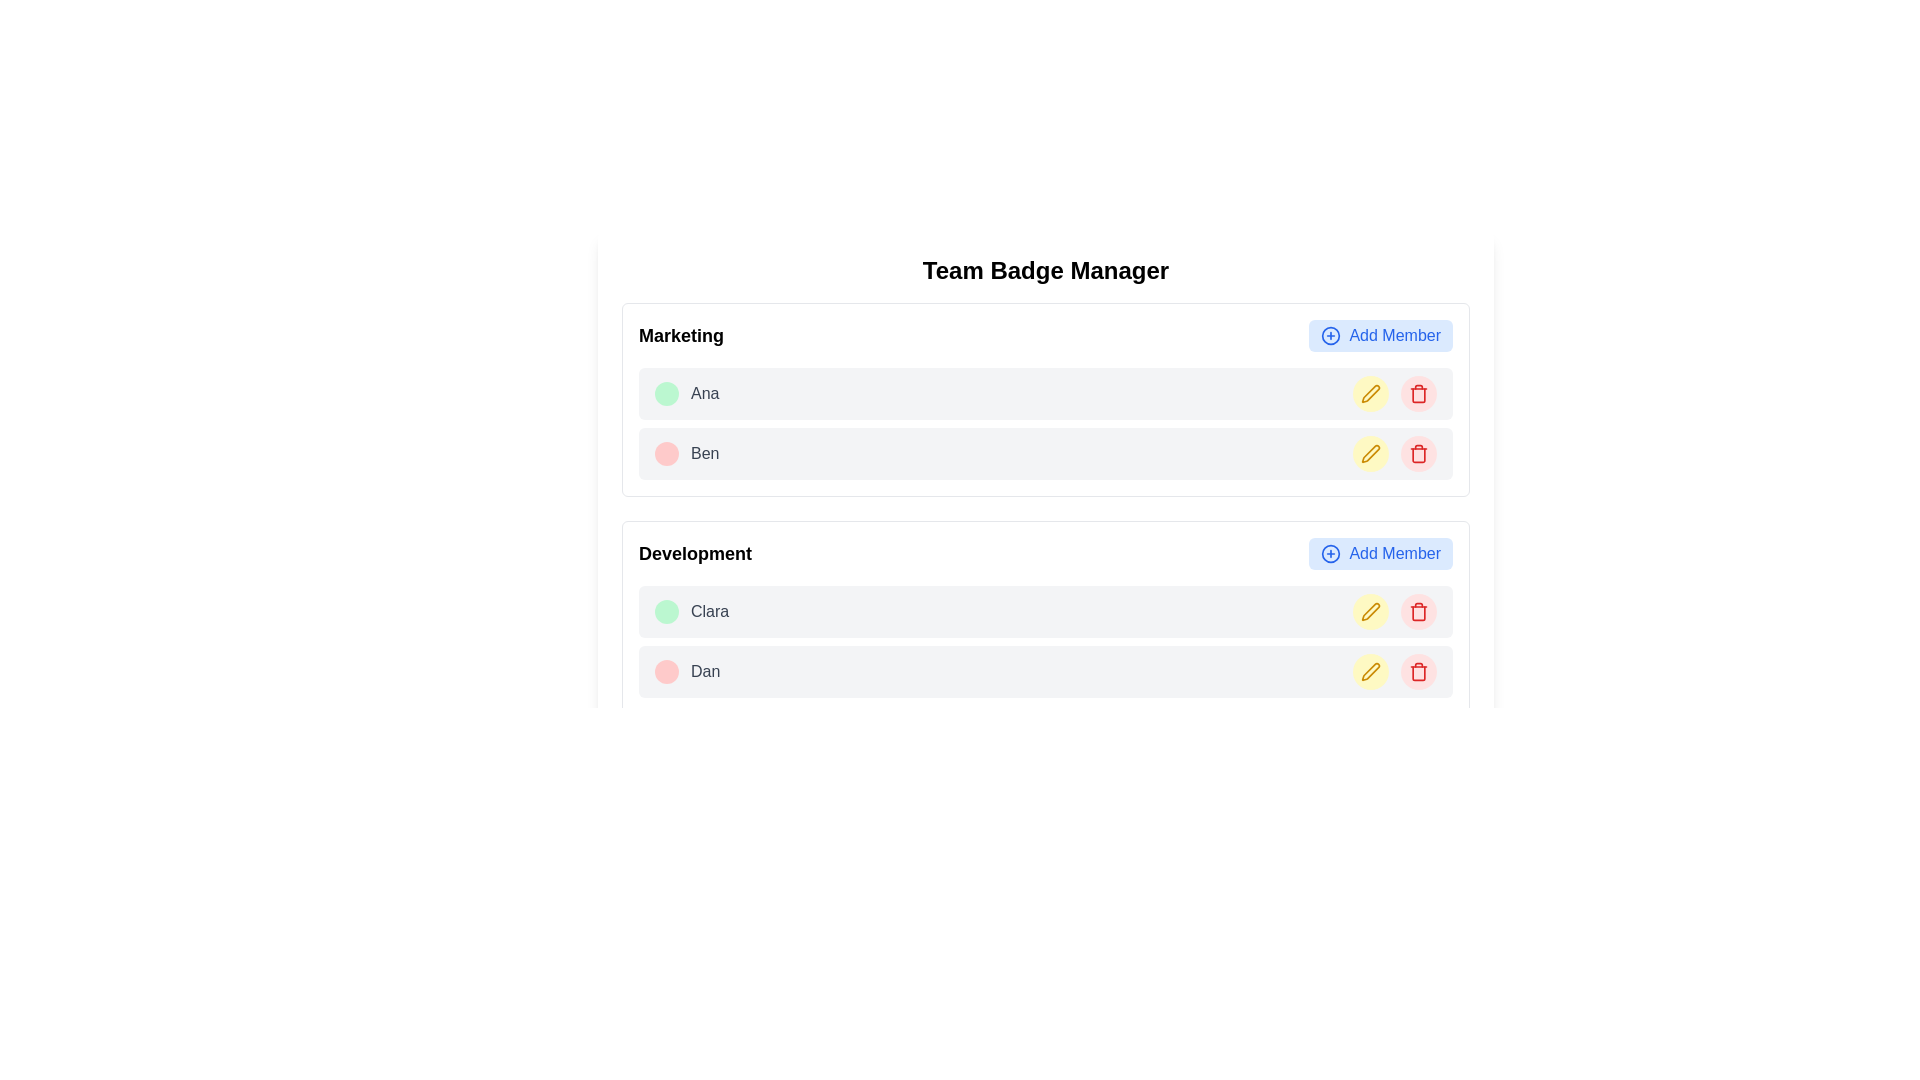 Image resolution: width=1920 pixels, height=1080 pixels. I want to click on SVG Circle element, which is a part of the plus-circle icon located in the top-right section of the 'Marketing' group, using developer tools, so click(1331, 334).